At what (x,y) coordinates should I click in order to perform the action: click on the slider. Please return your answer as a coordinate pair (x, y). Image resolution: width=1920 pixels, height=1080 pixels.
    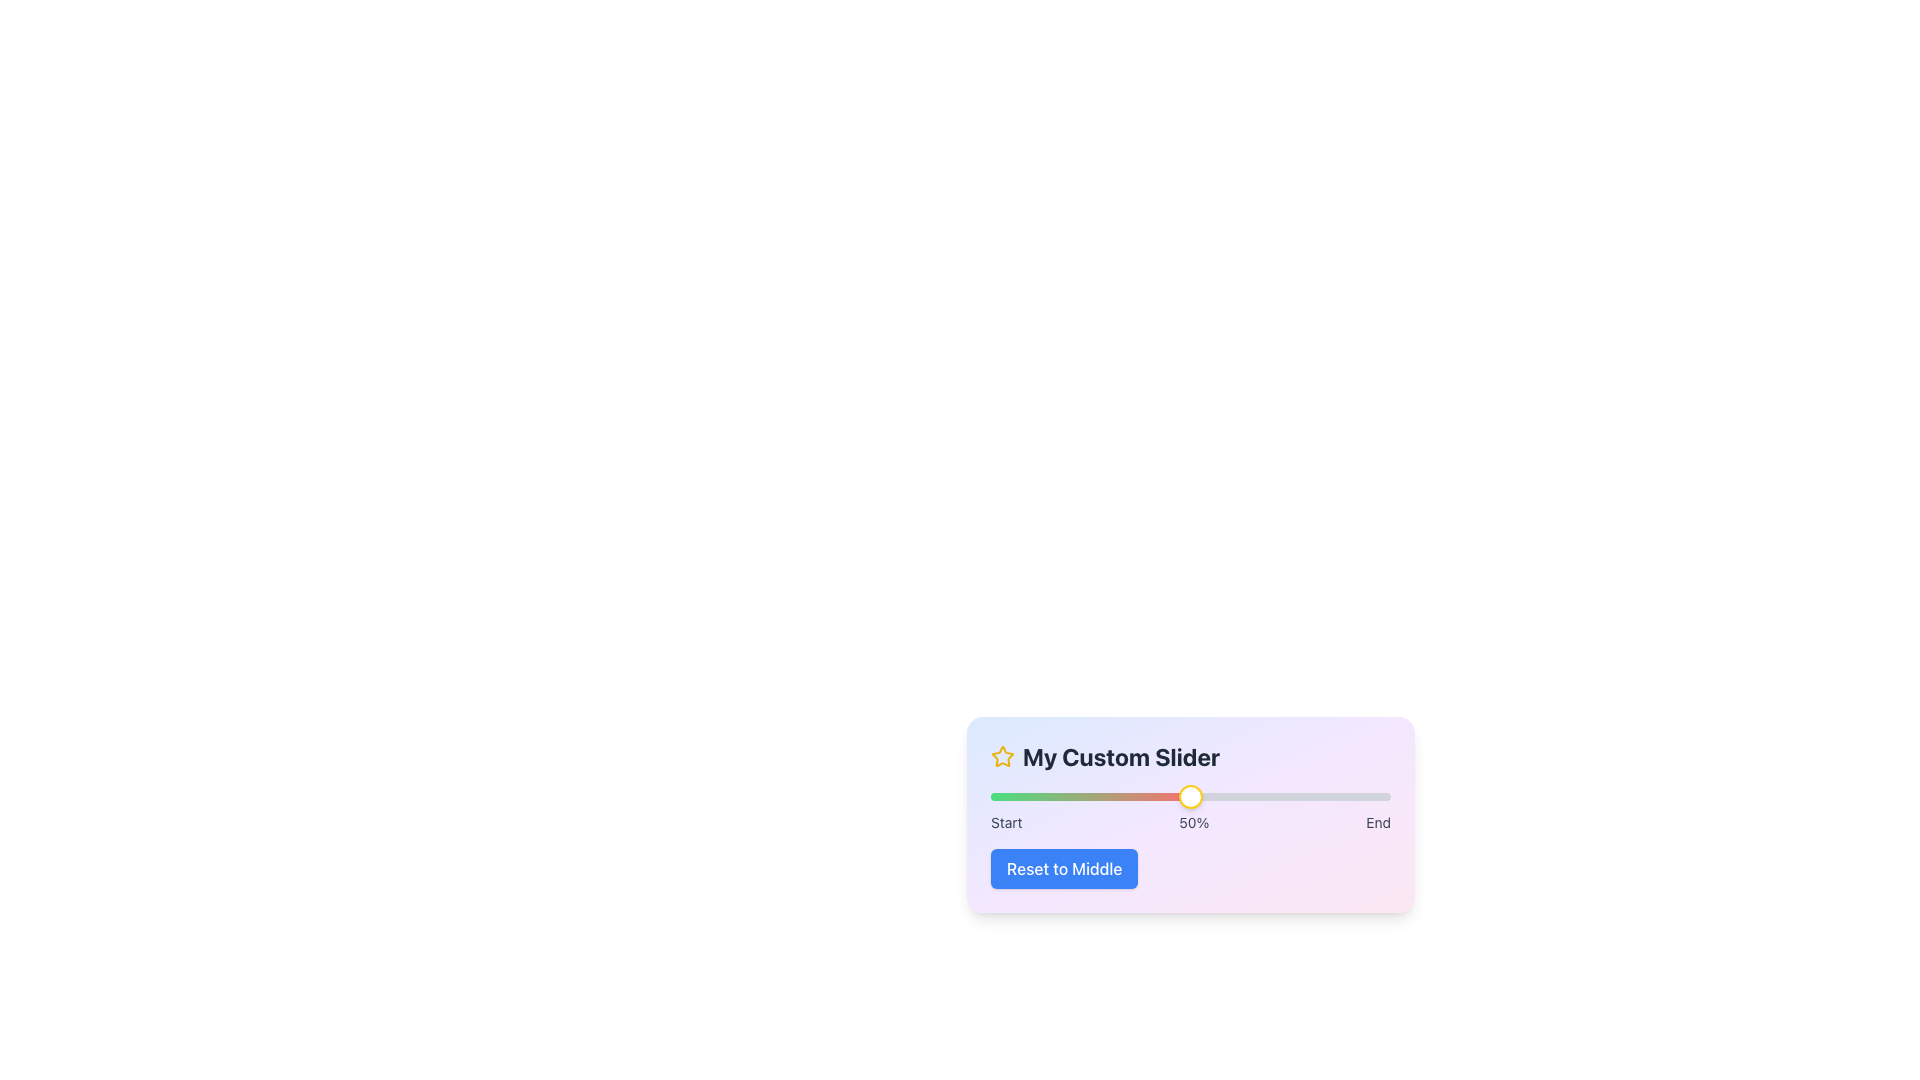
    Looking at the image, I should click on (1140, 796).